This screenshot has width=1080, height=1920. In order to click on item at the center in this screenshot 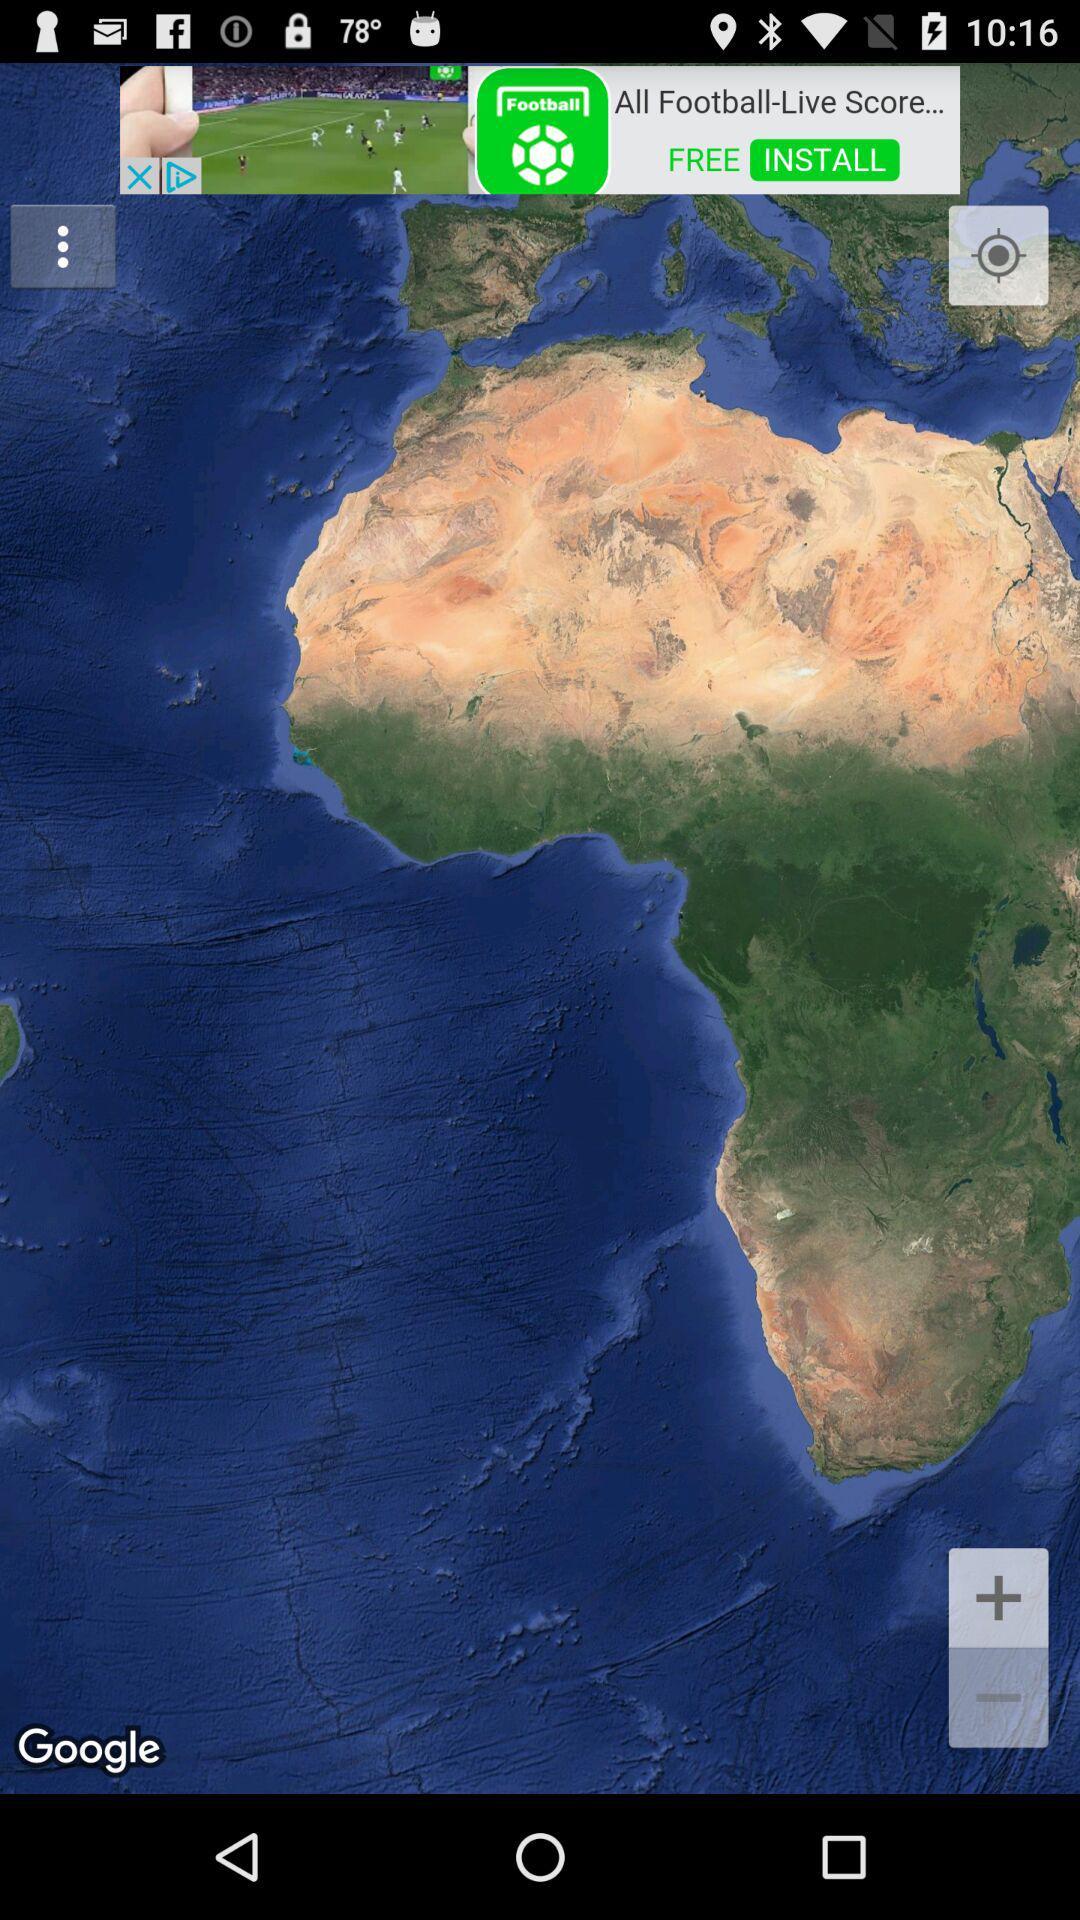, I will do `click(540, 927)`.